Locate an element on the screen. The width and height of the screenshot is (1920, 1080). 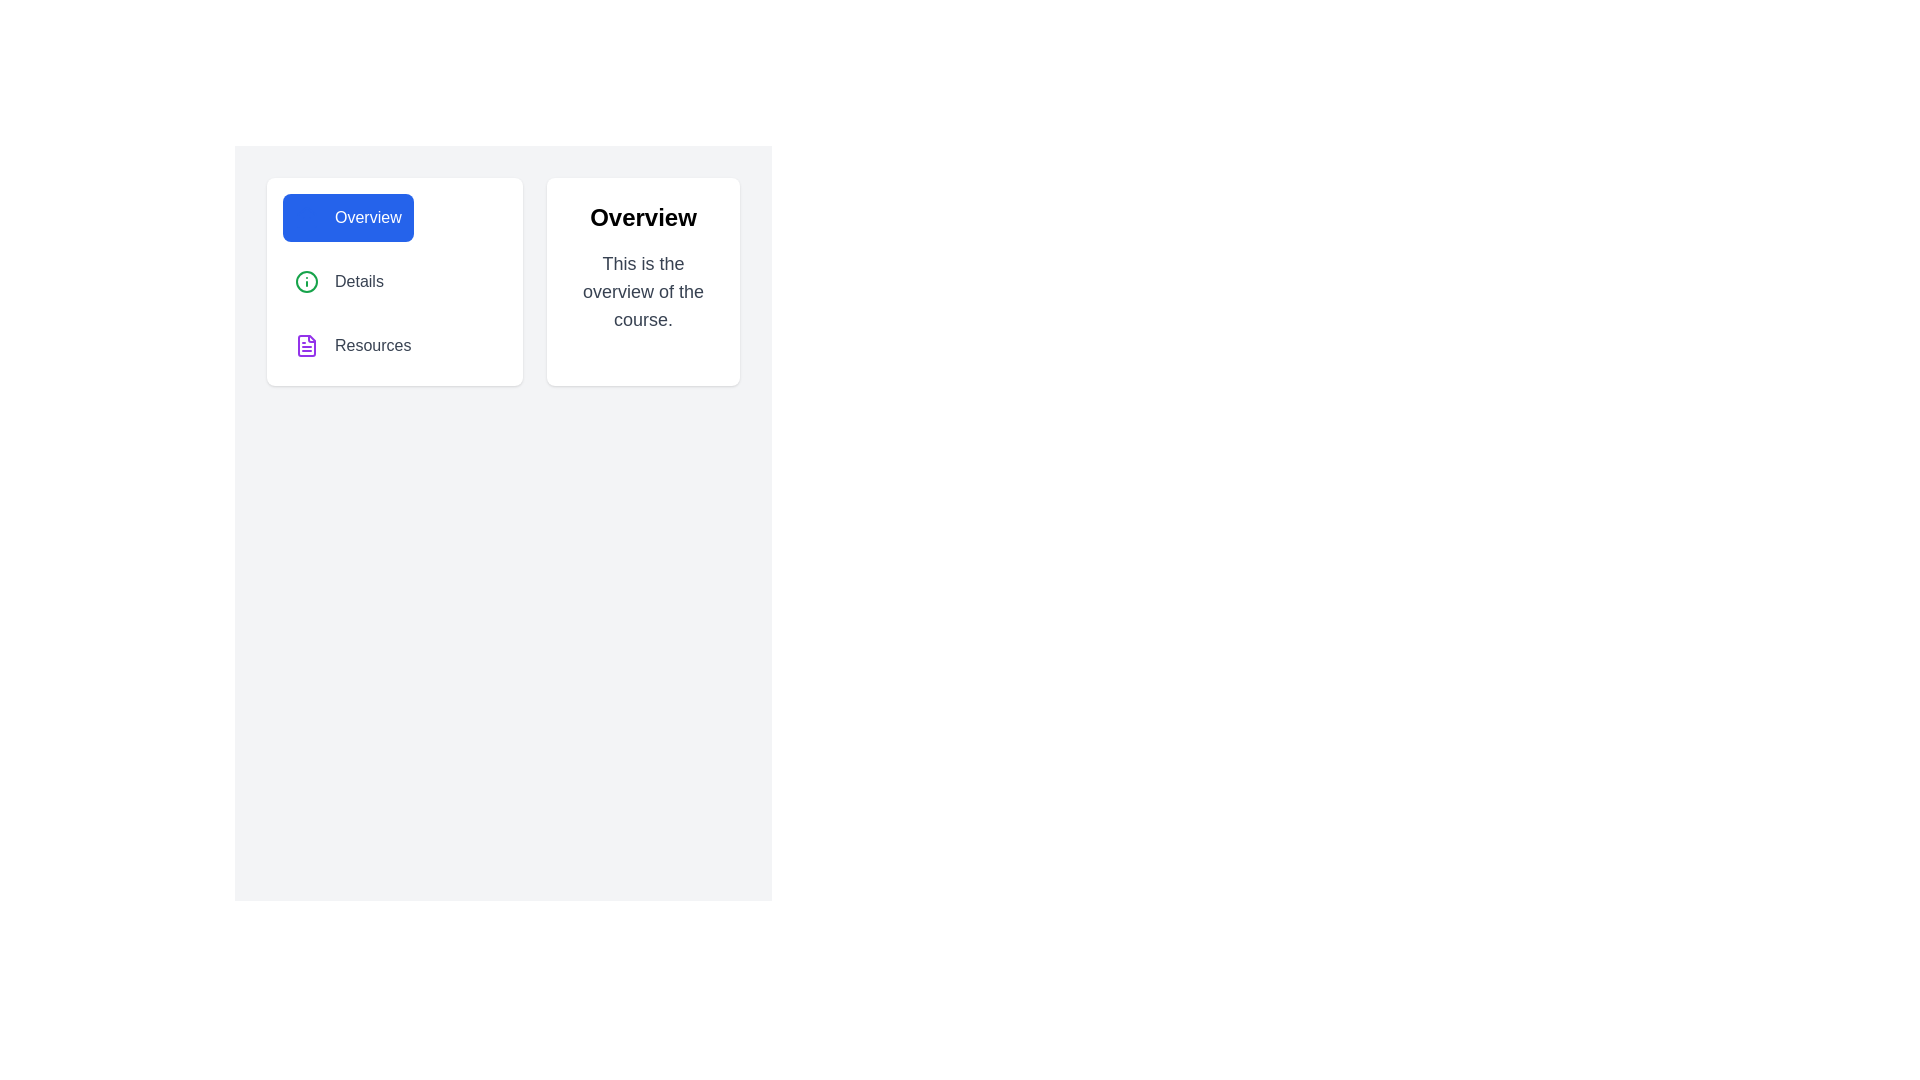
the text block containing the bold title 'Overview' and the smaller gray text 'This is the overview of the course.' is located at coordinates (643, 266).